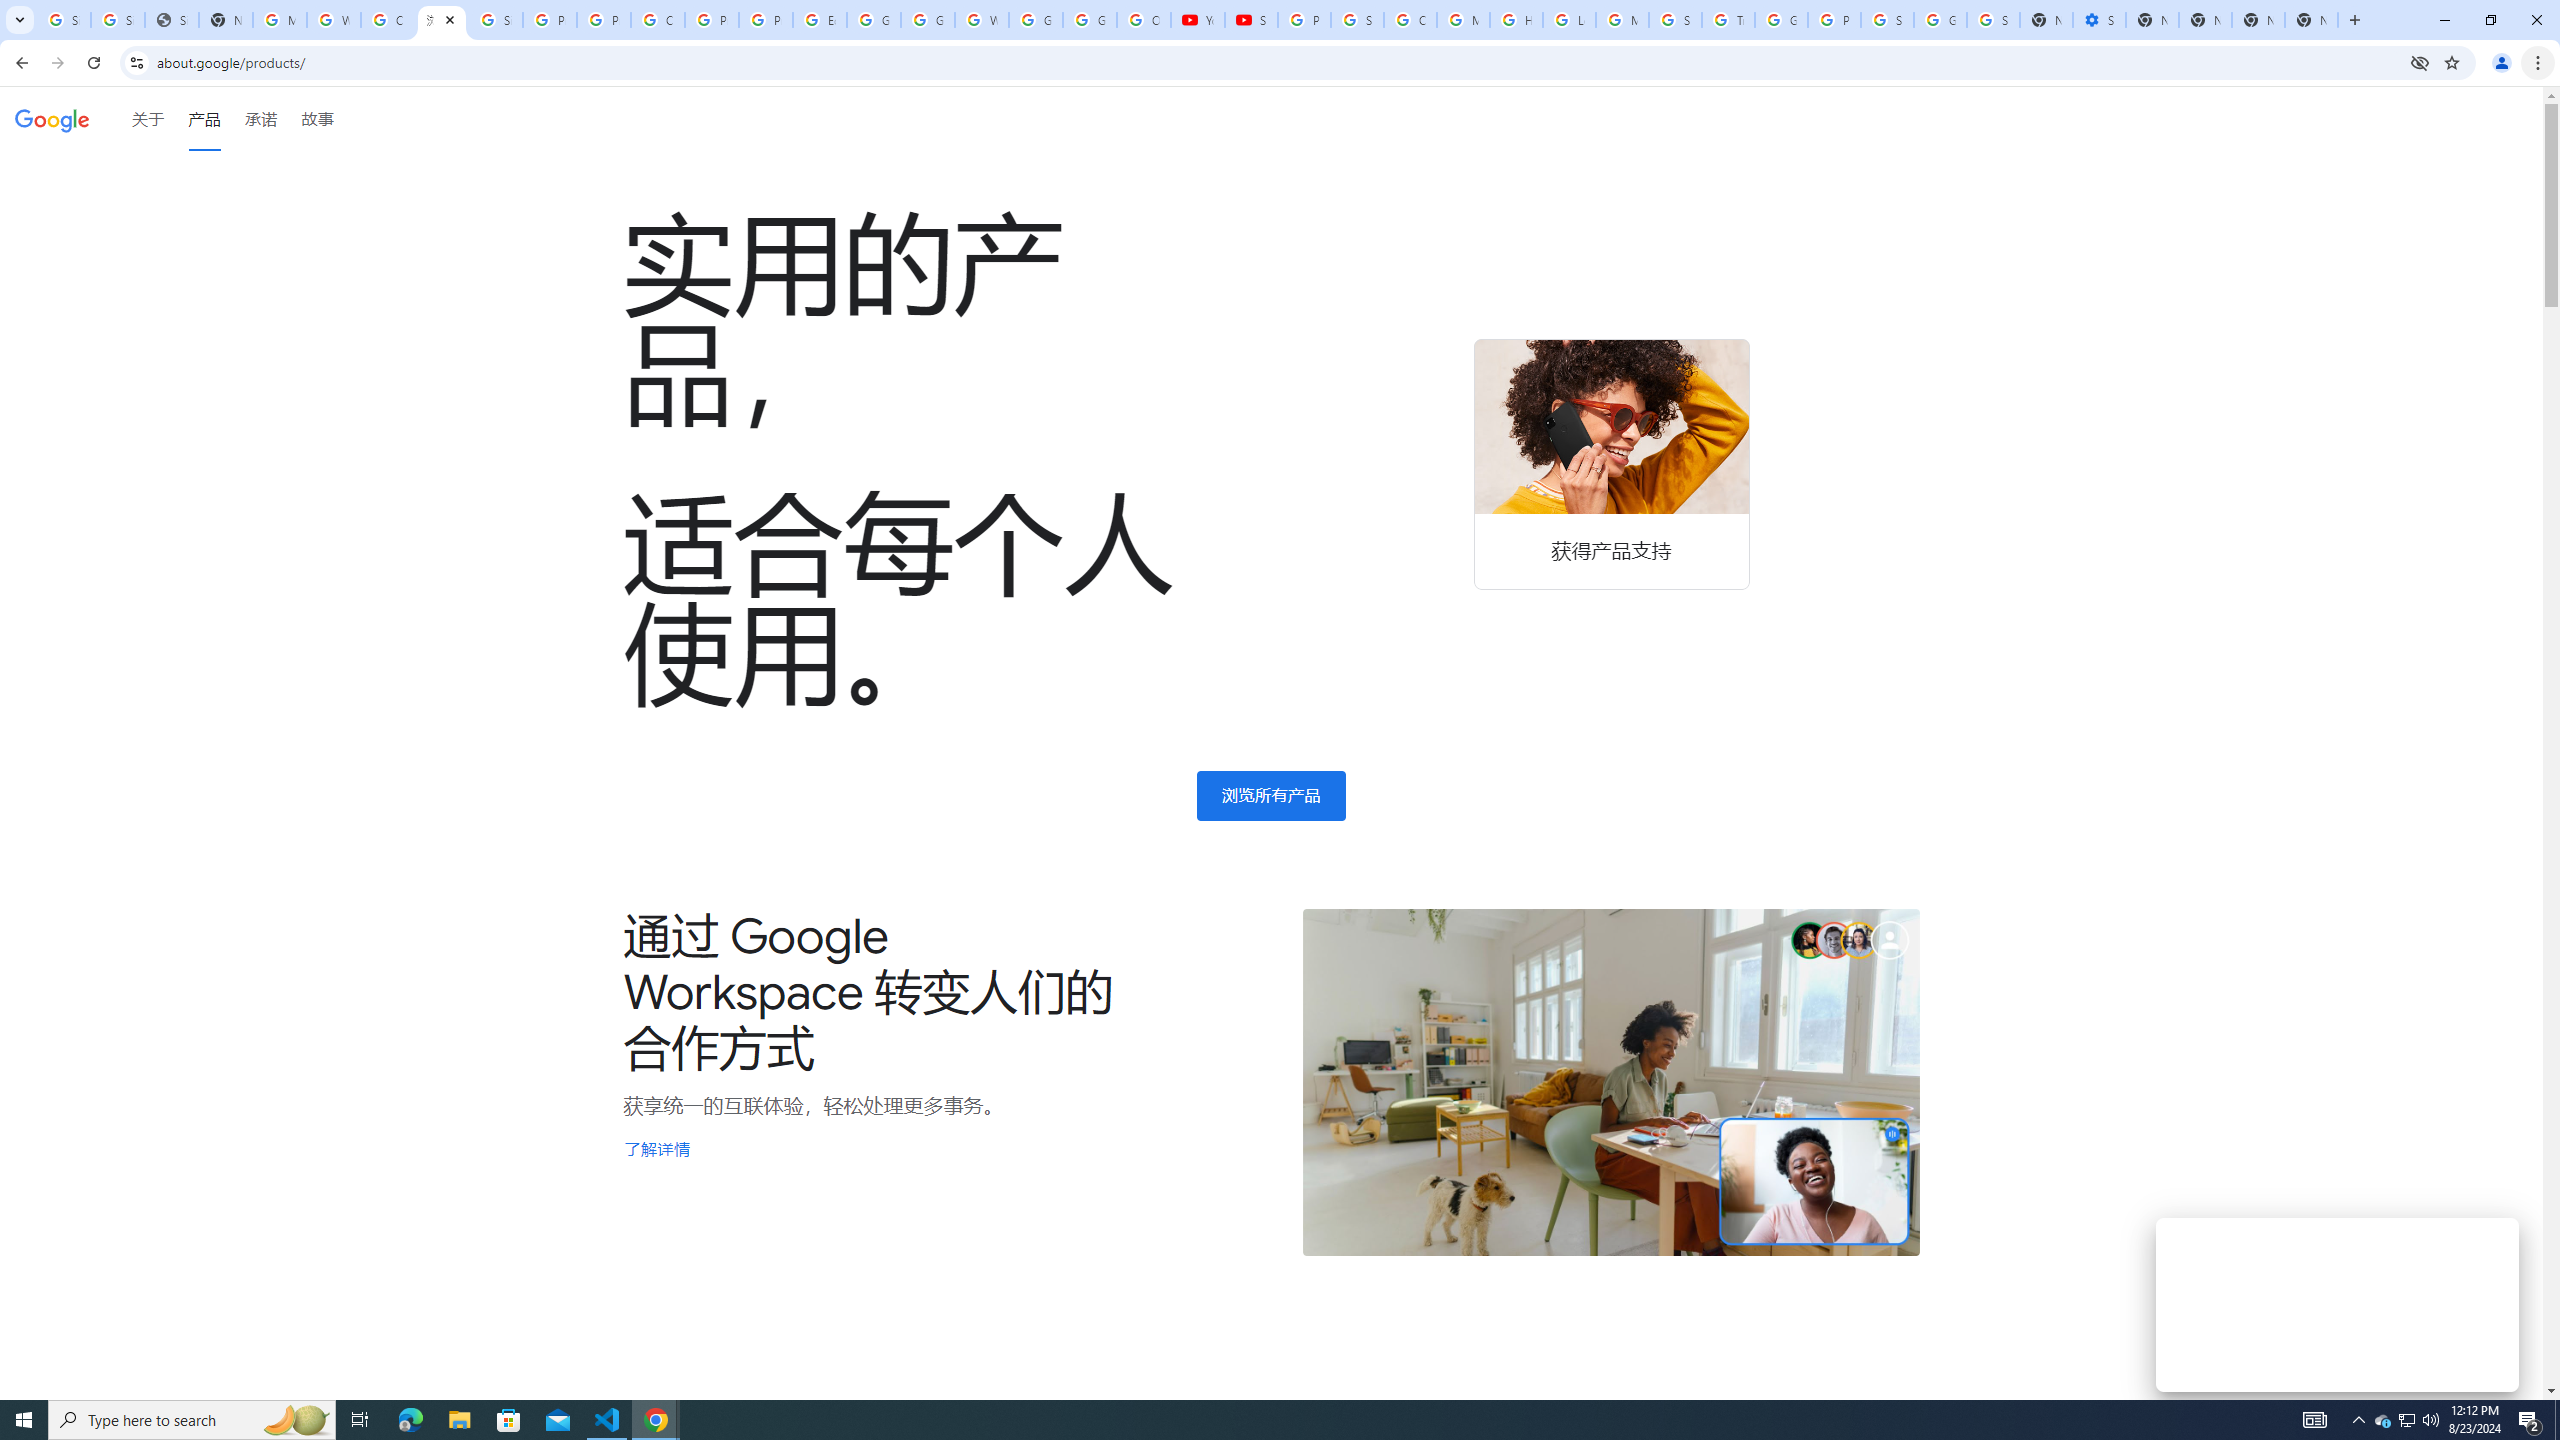 This screenshot has width=2560, height=1440. What do you see at coordinates (171, 19) in the screenshot?
I see `'Sign In - USA TODAY'` at bounding box center [171, 19].